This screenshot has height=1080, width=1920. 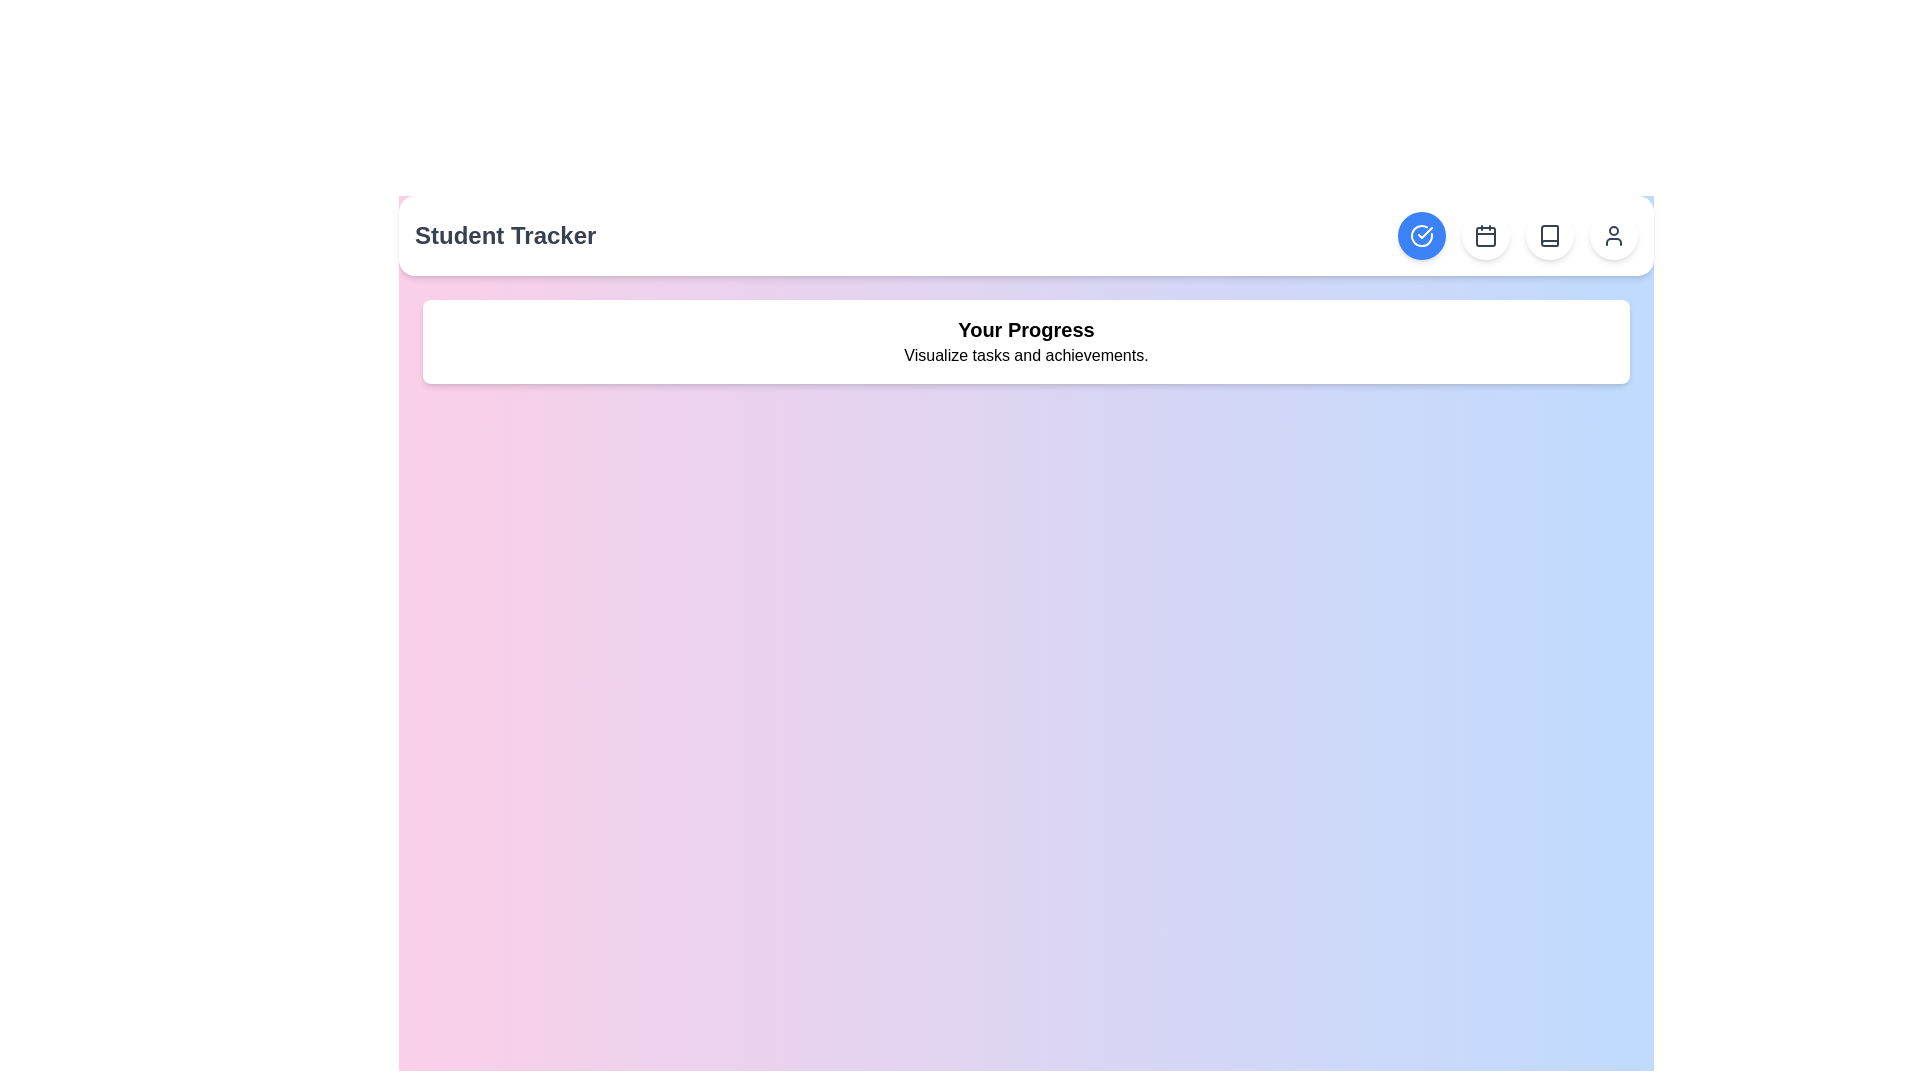 What do you see at coordinates (1613, 234) in the screenshot?
I see `the circular button with a white background and dark gray user icon located at the far-right end of the horizontal row of buttons to change its color` at bounding box center [1613, 234].